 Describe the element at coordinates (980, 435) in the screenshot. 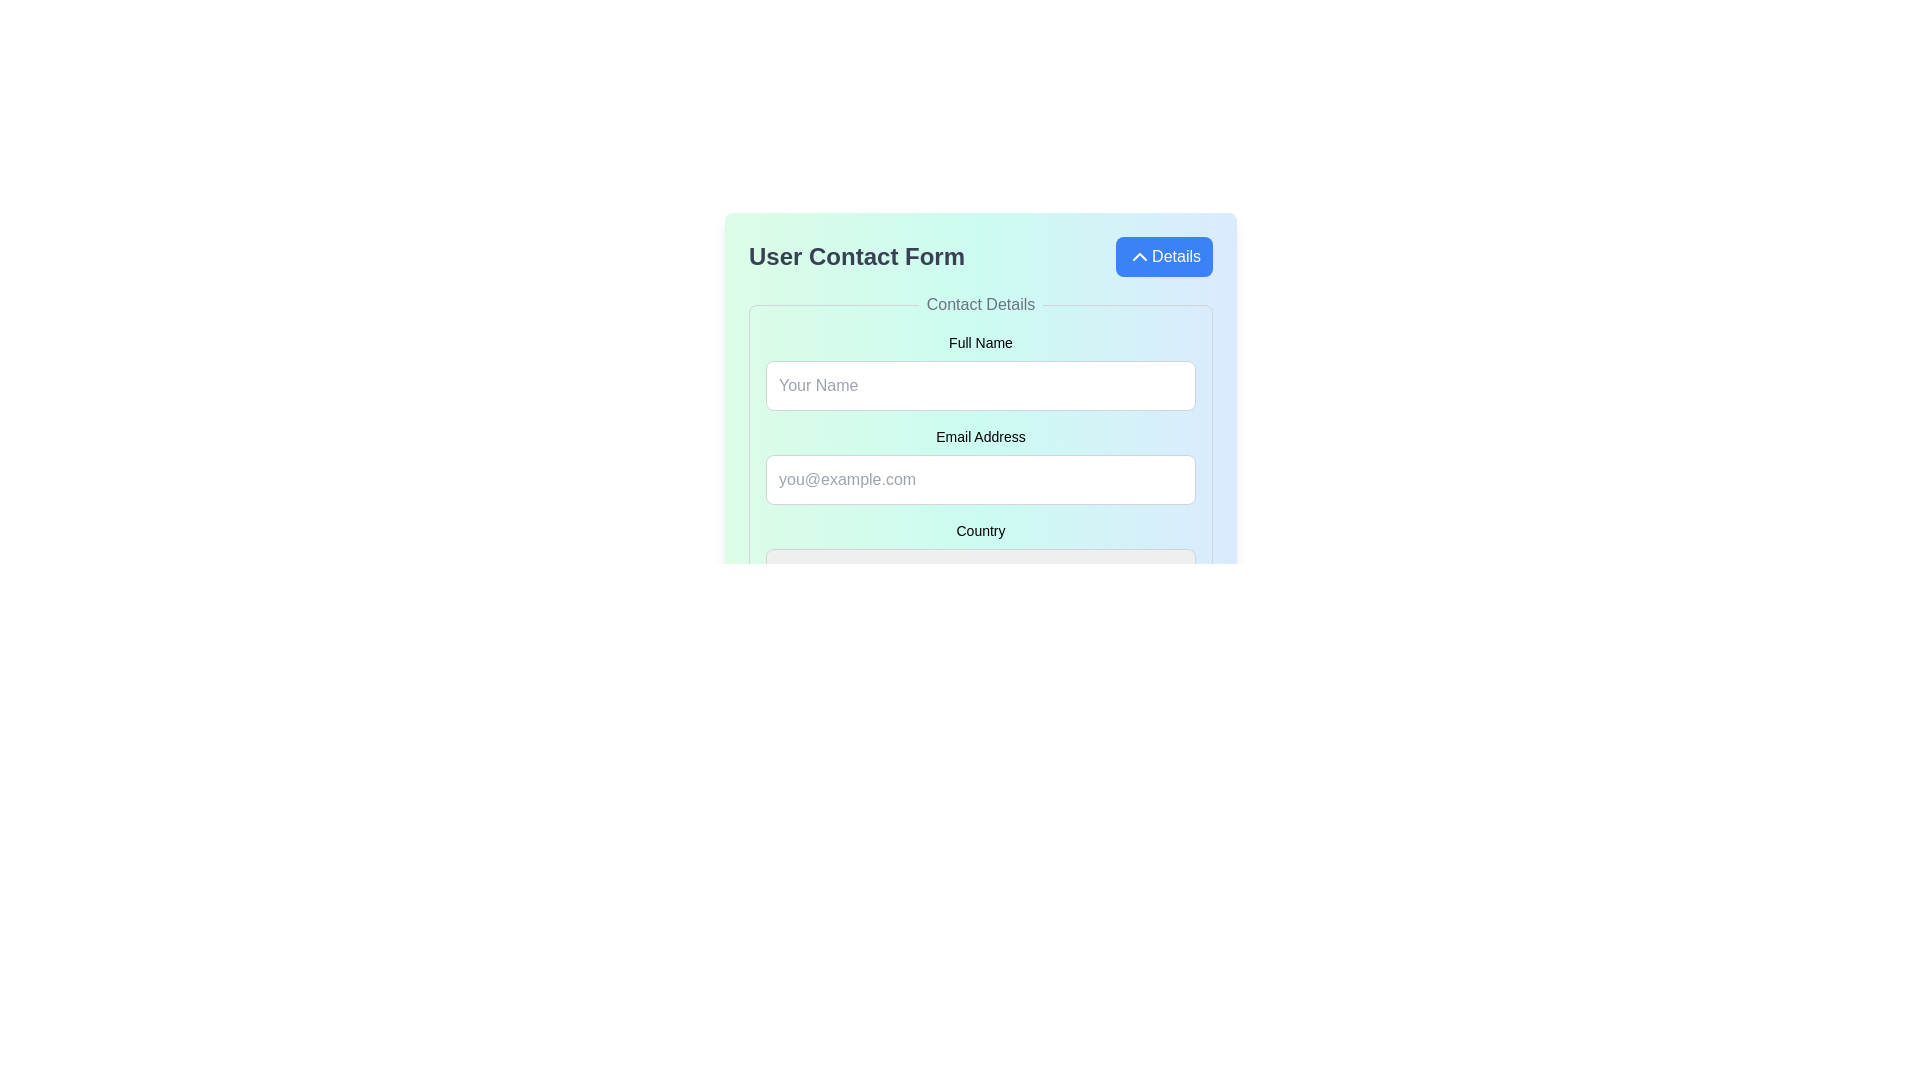

I see `the label indicating the purpose of the email input field in the 'User Contact Form', located between the 'Full Name' input section and the email input field` at that location.